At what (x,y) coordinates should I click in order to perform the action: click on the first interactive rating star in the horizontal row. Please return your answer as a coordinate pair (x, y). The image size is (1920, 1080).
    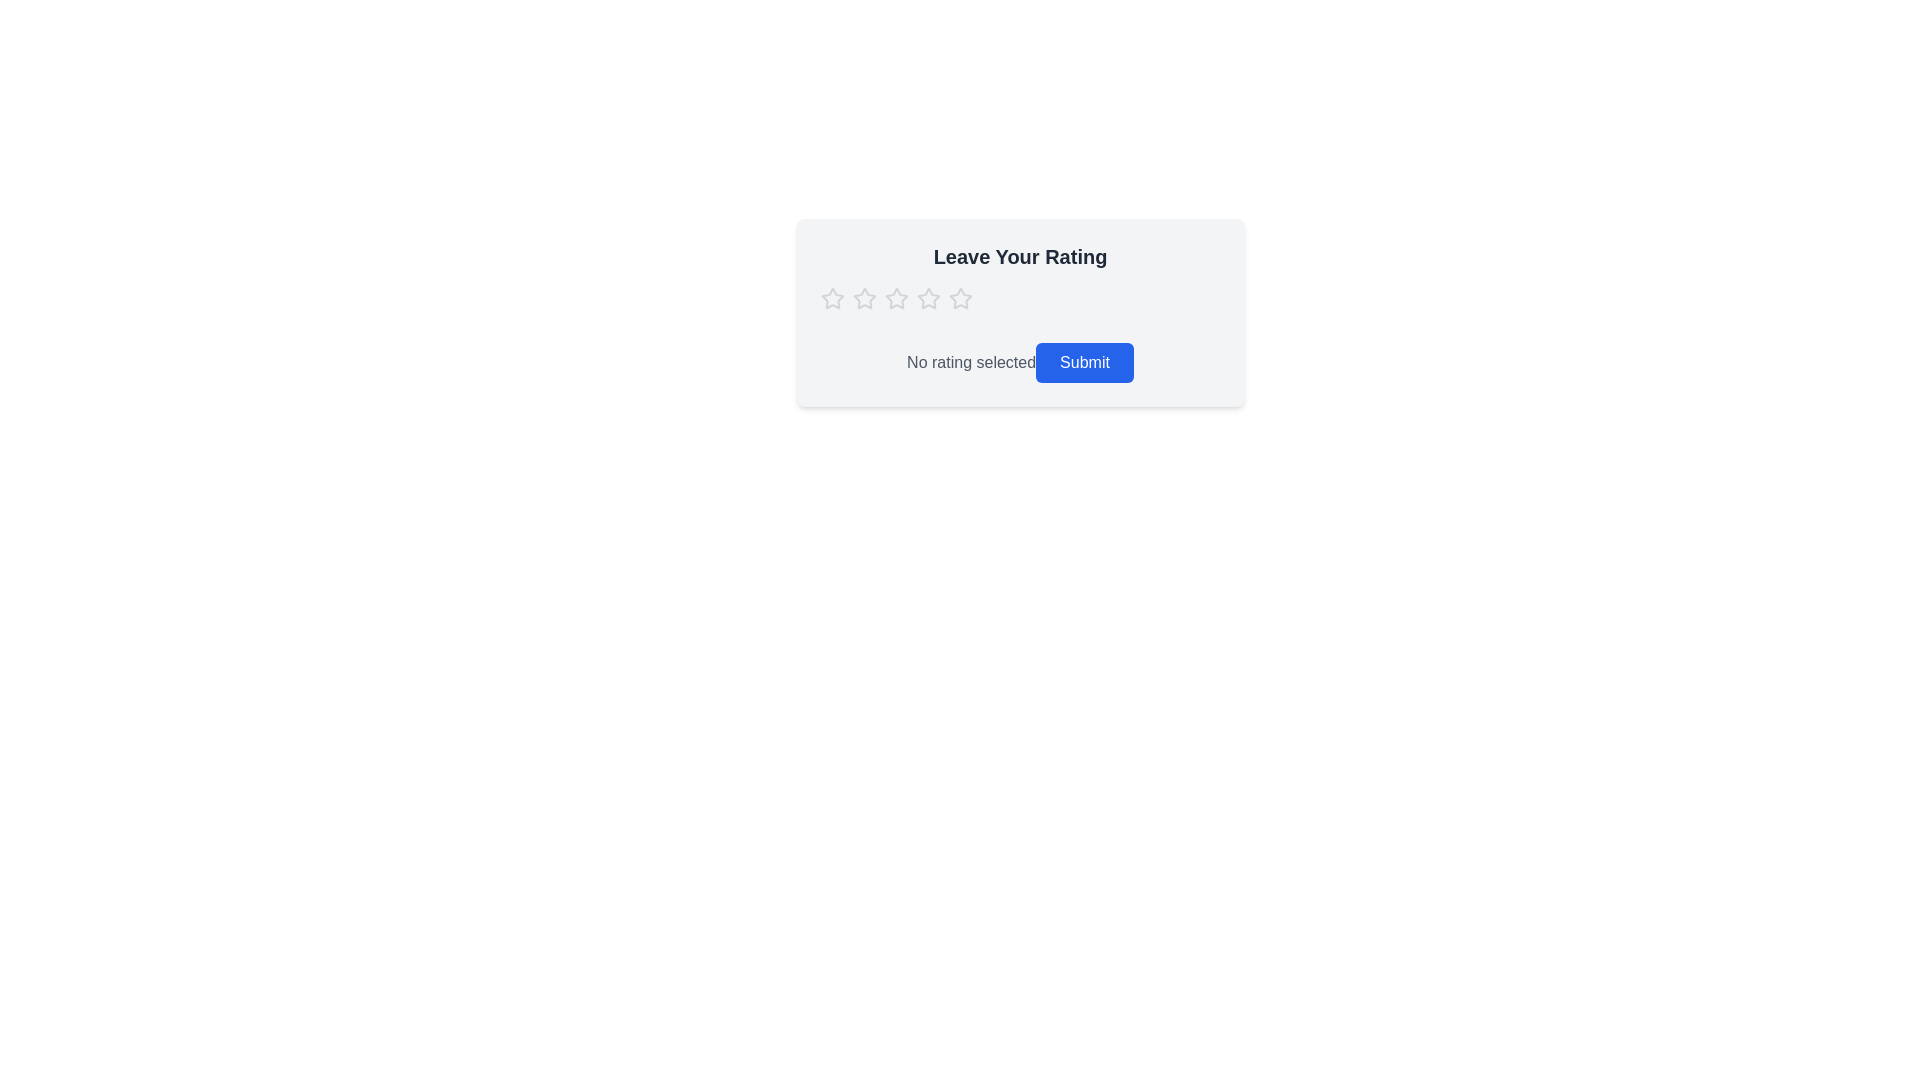
    Looking at the image, I should click on (832, 298).